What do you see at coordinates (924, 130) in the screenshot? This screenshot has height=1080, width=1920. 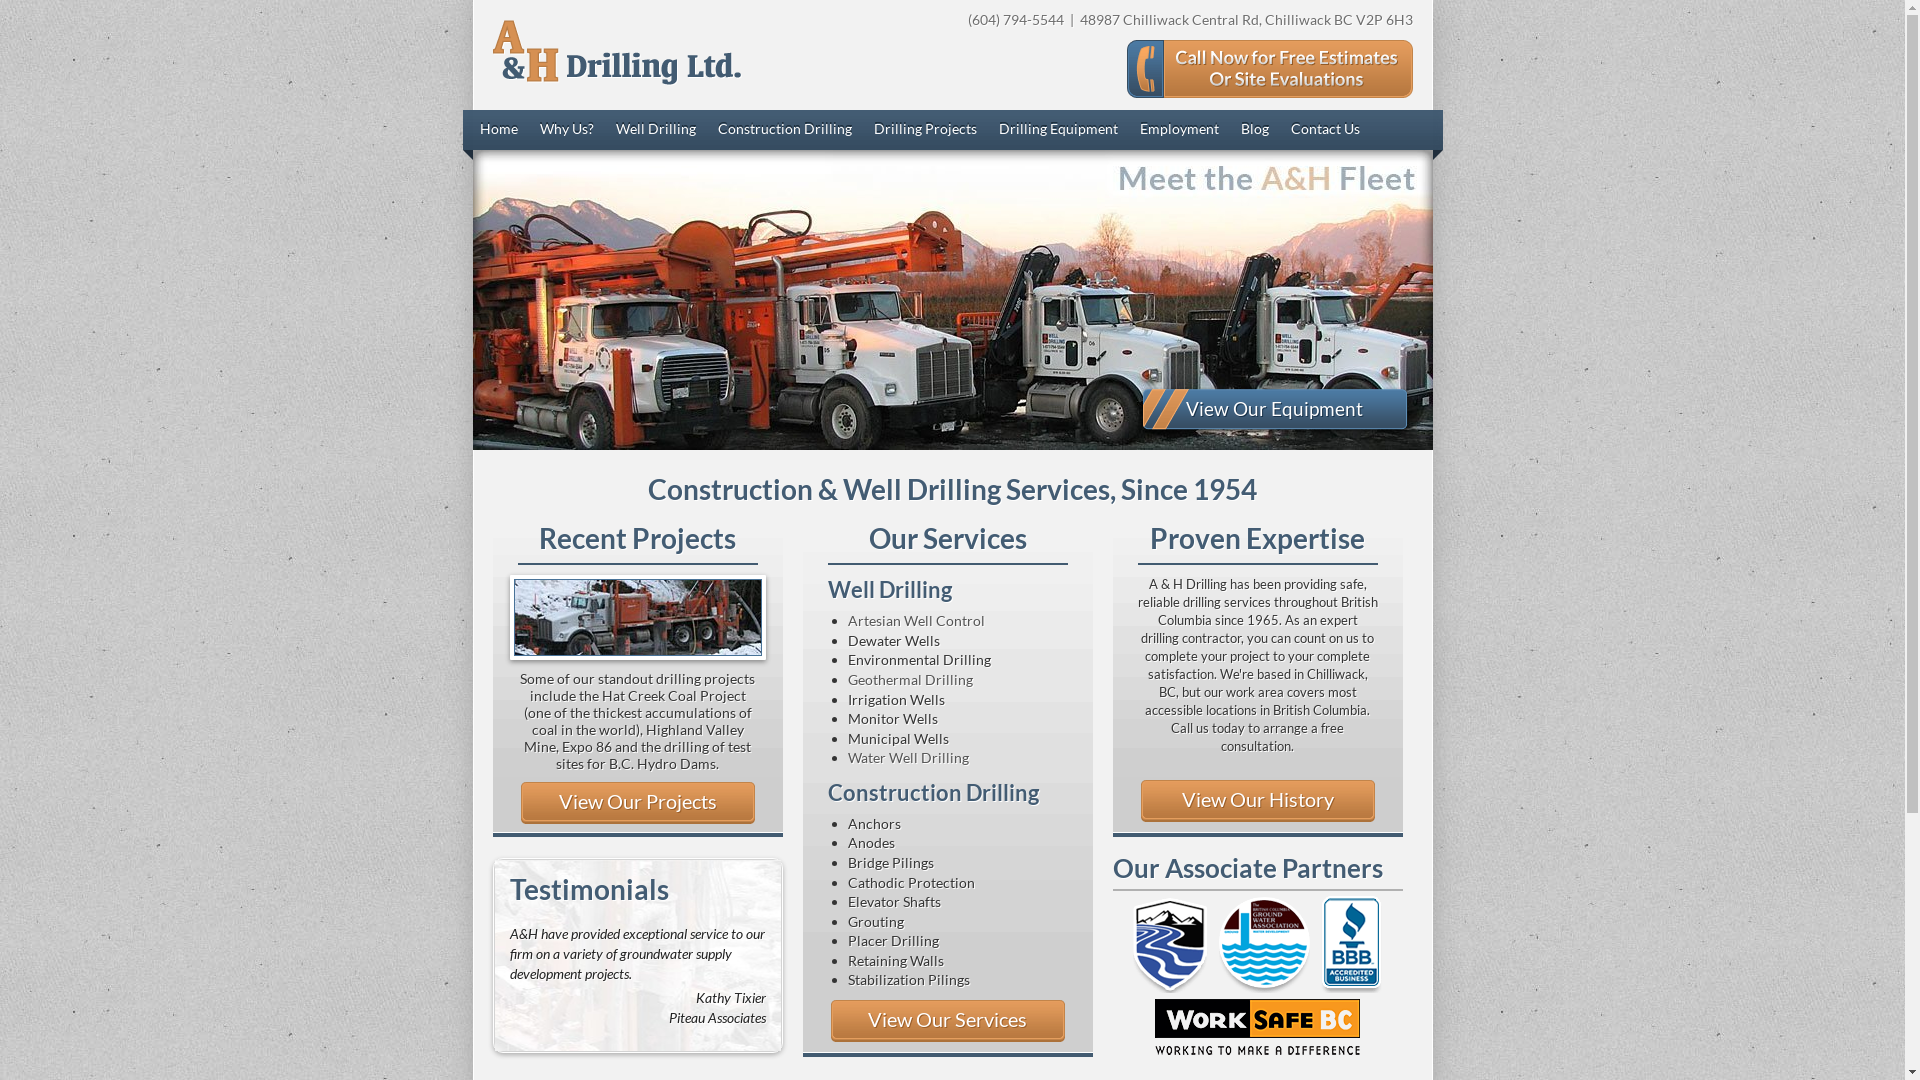 I see `'Drilling Projects'` at bounding box center [924, 130].